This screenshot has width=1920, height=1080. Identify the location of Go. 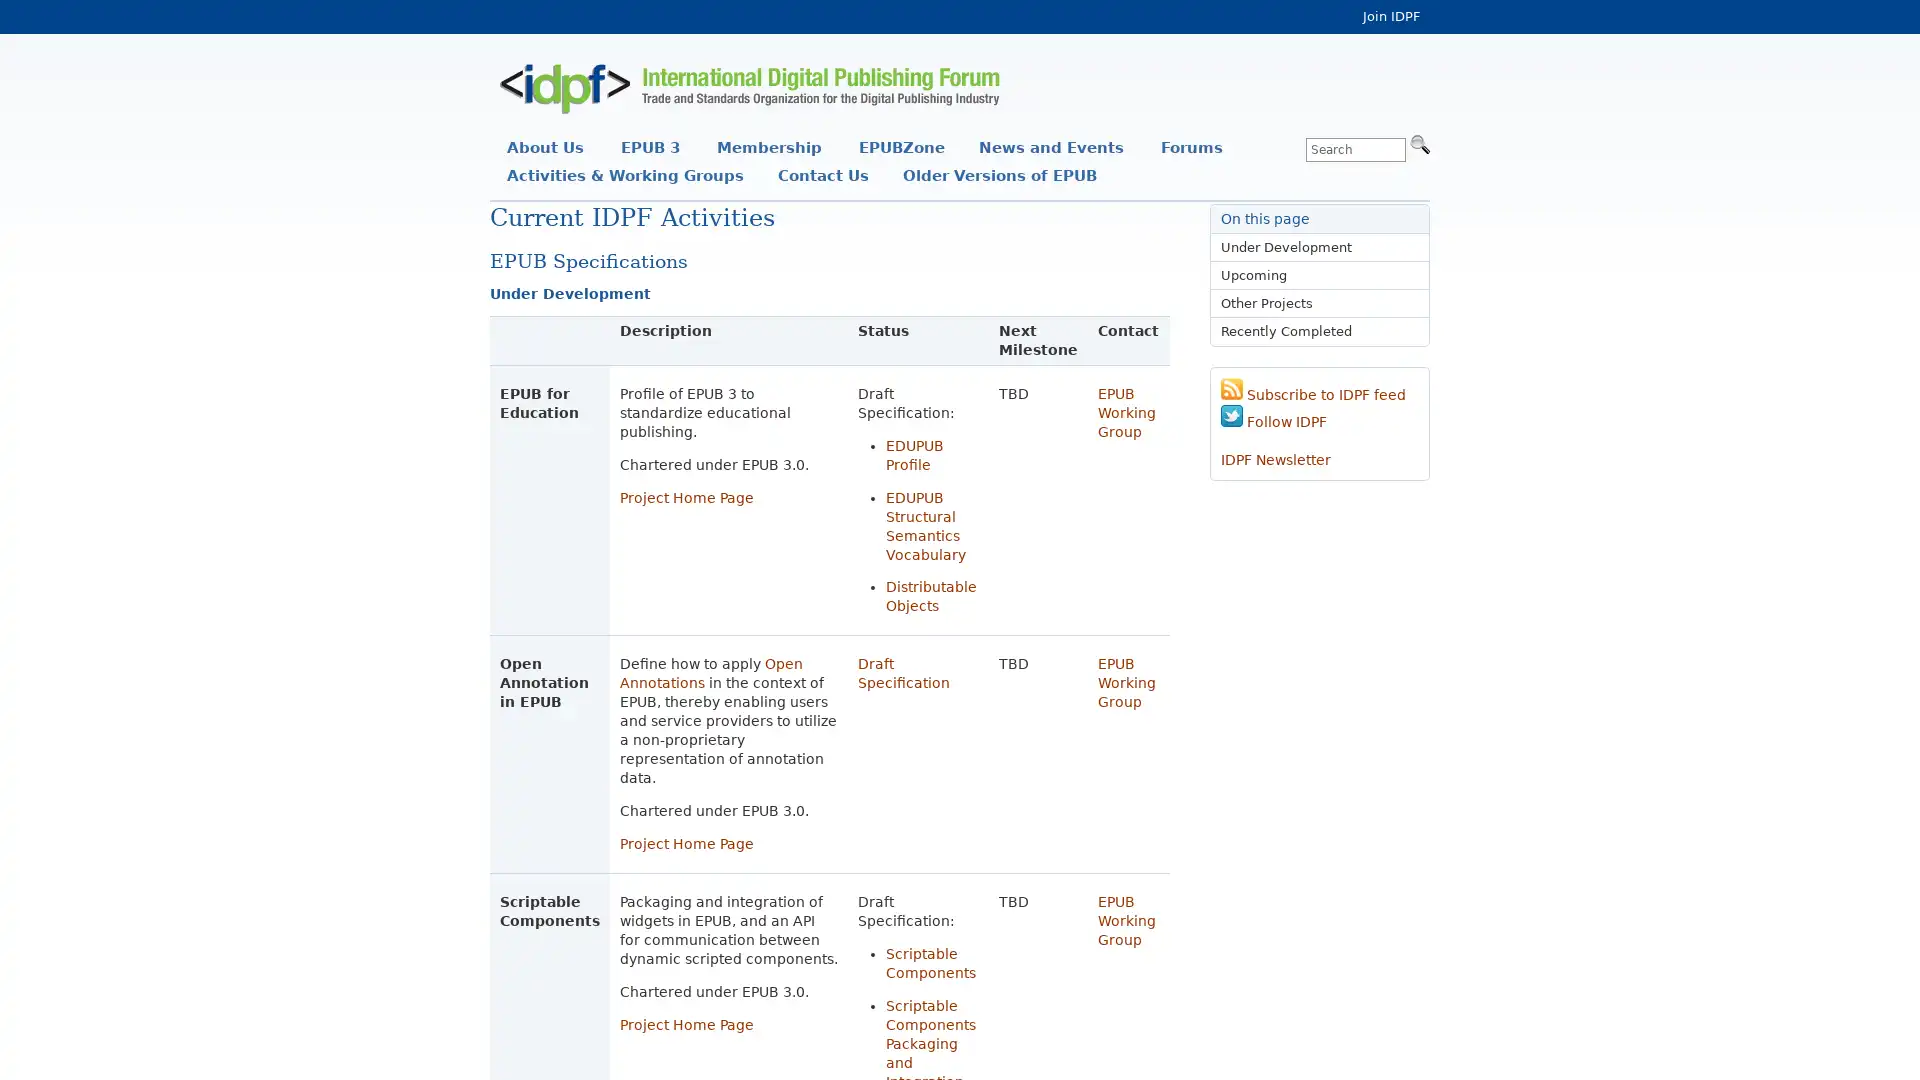
(1419, 142).